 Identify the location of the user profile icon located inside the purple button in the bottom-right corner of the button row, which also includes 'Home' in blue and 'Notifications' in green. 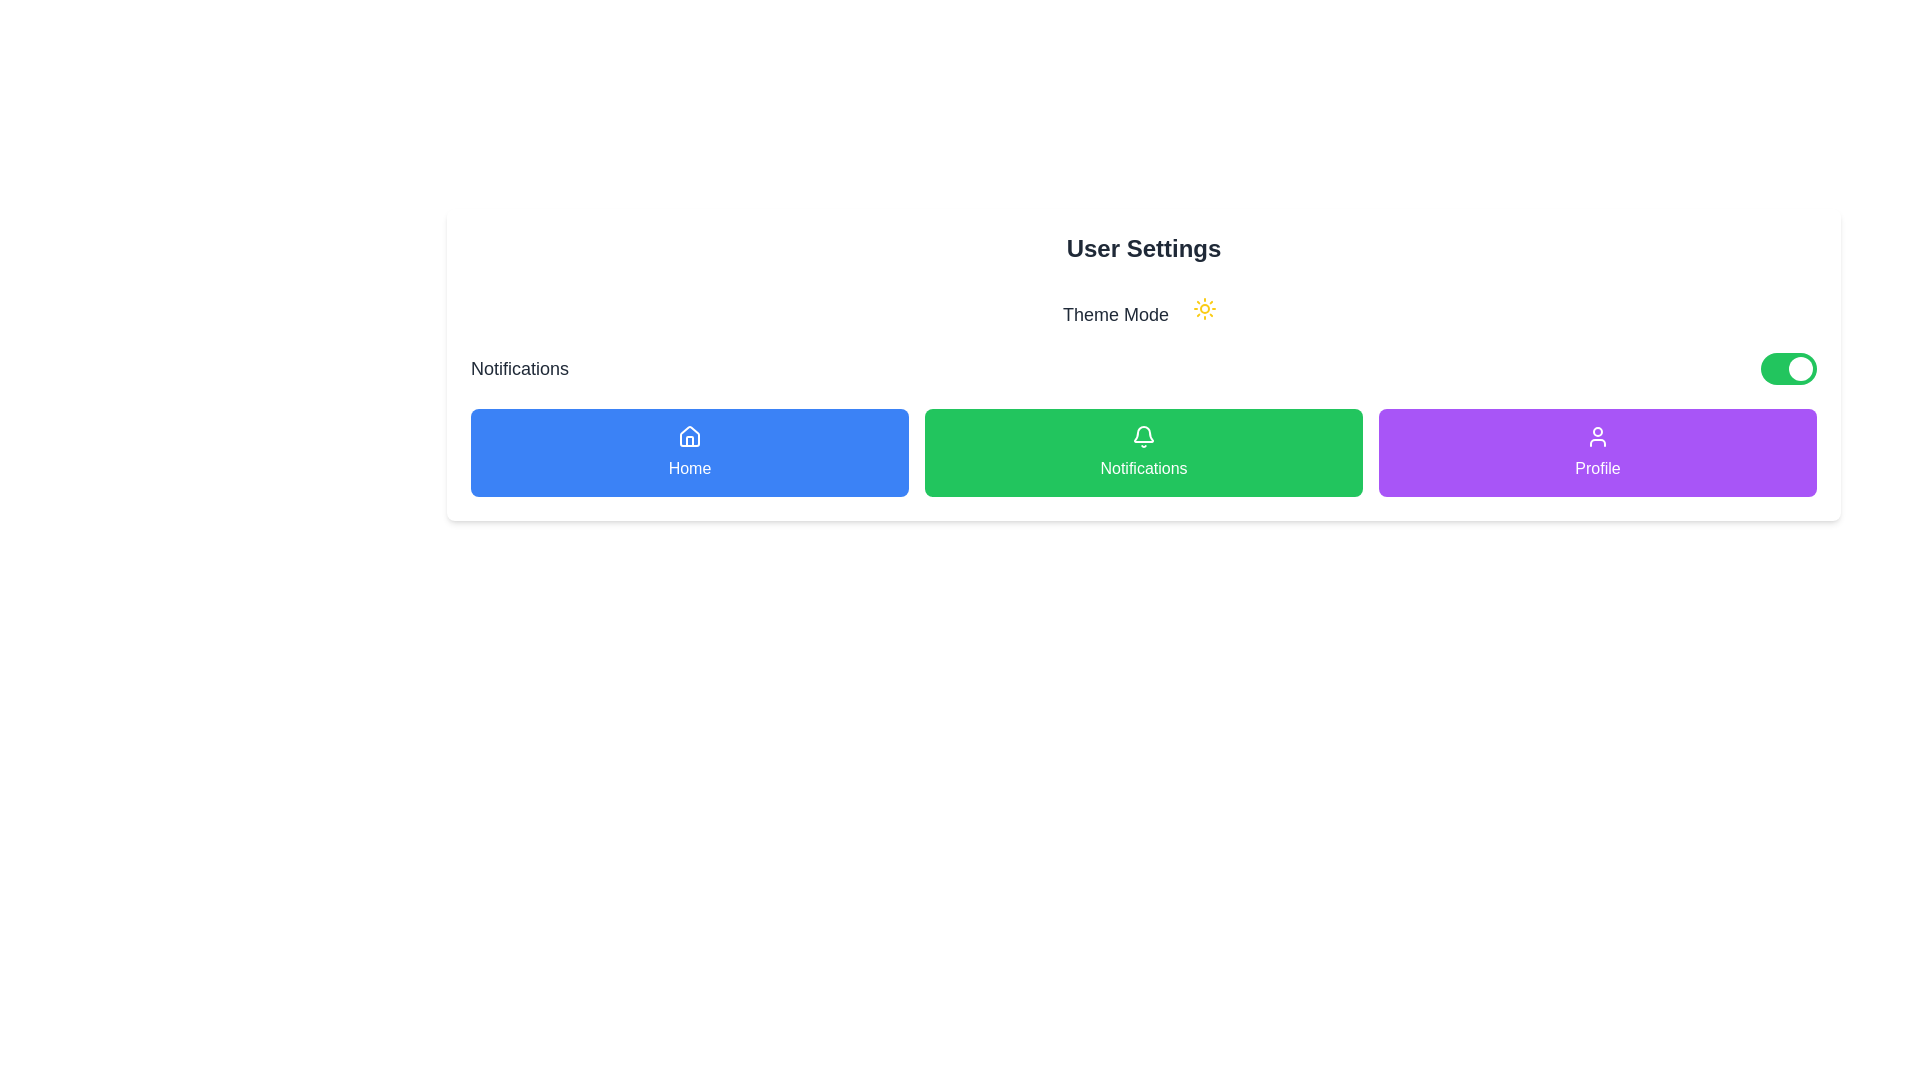
(1597, 435).